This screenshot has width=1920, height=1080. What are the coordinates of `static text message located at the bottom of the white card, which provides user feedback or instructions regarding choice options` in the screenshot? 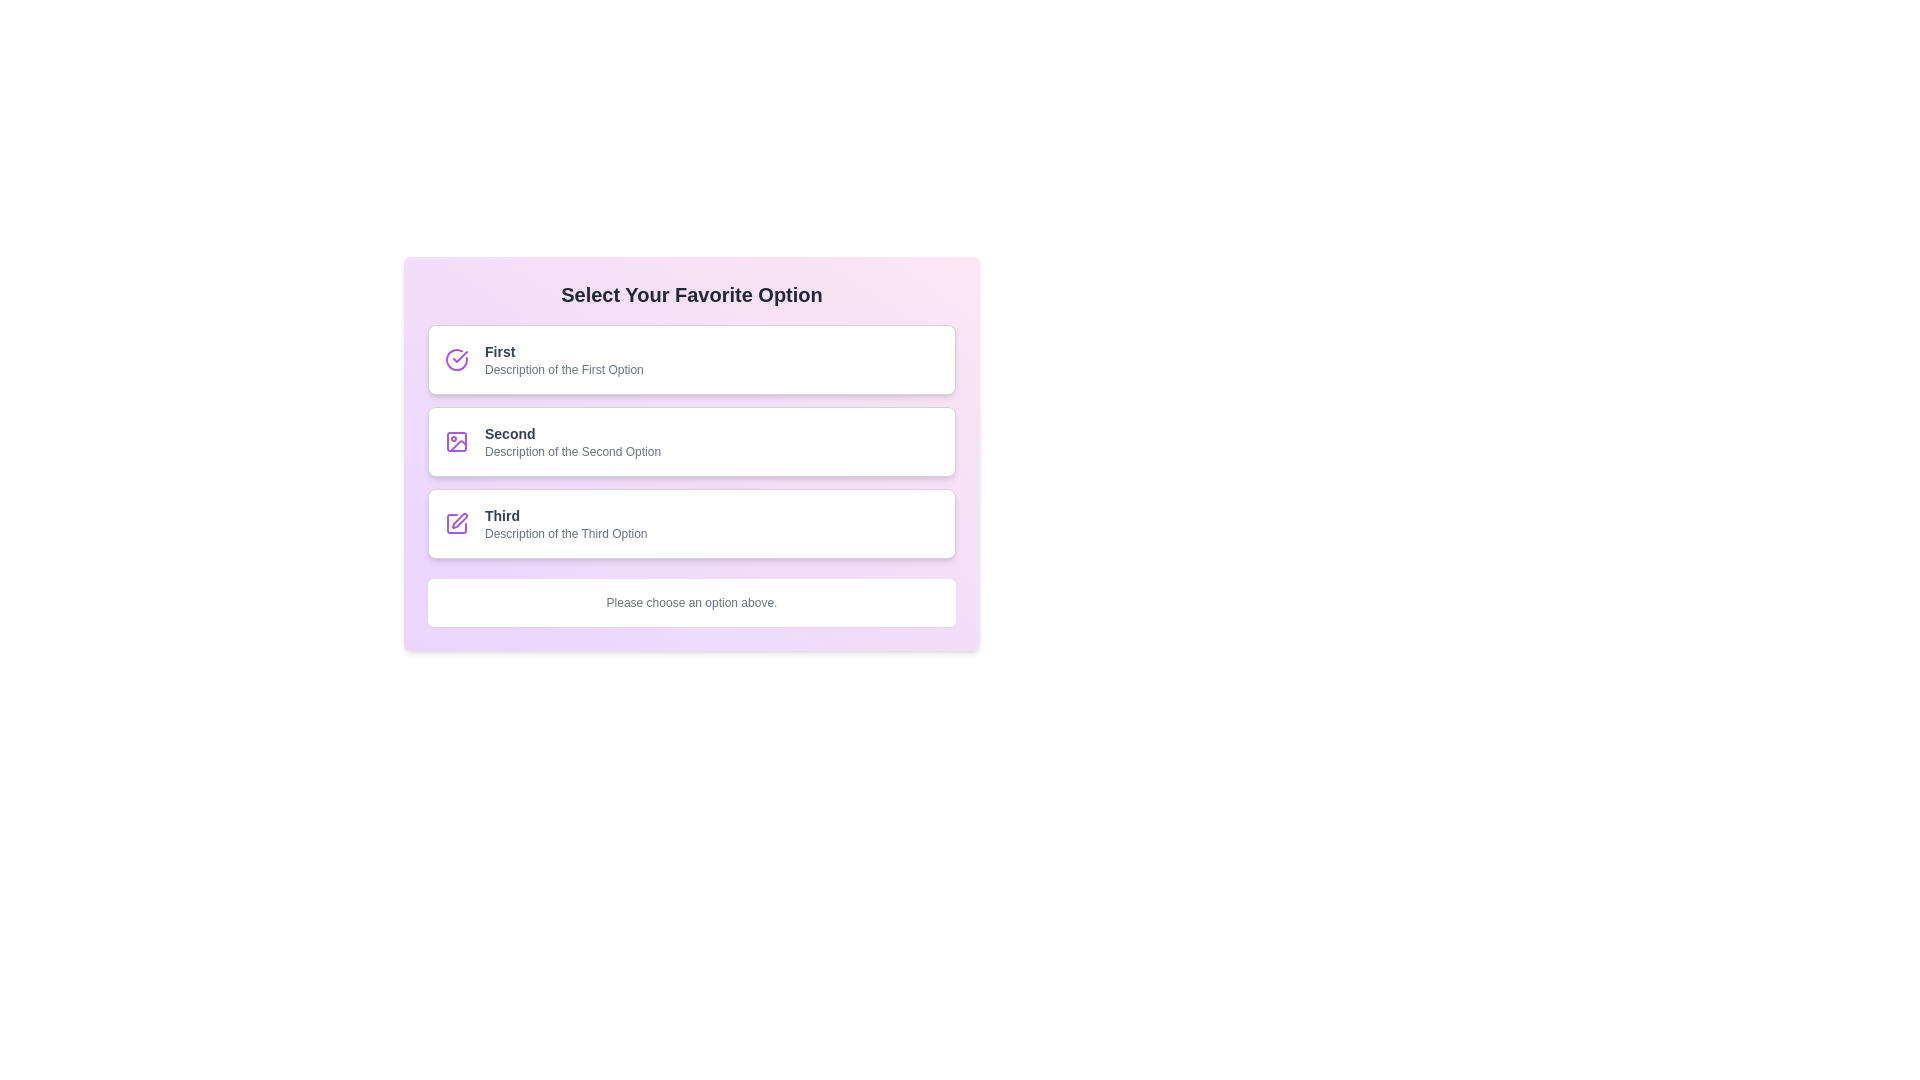 It's located at (691, 601).